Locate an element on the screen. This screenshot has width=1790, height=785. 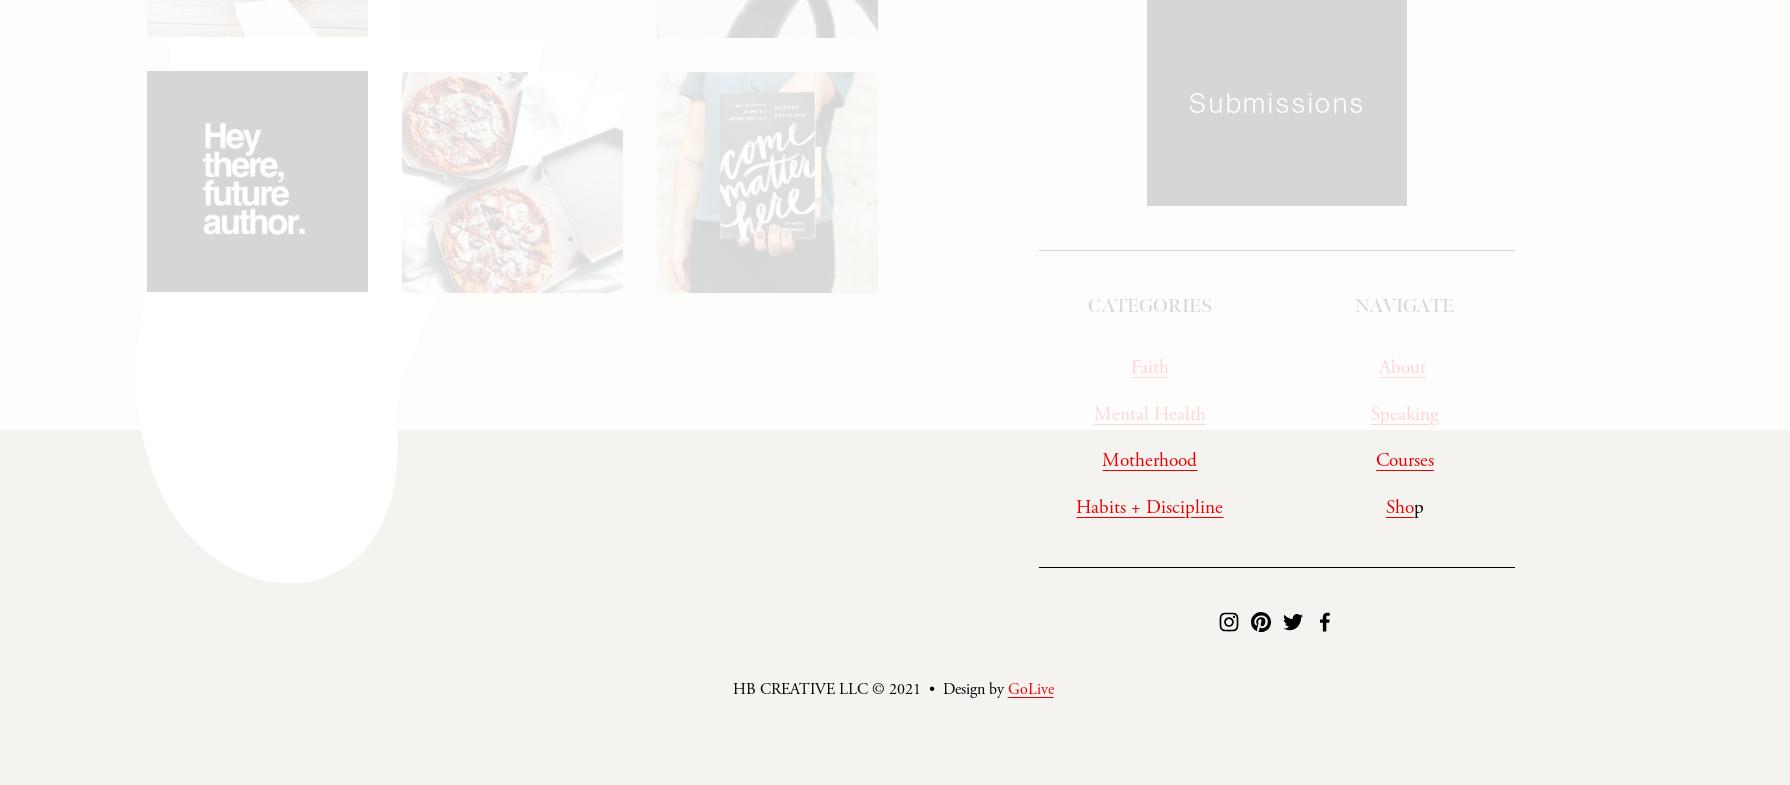
'Faith' is located at coordinates (1149, 373).